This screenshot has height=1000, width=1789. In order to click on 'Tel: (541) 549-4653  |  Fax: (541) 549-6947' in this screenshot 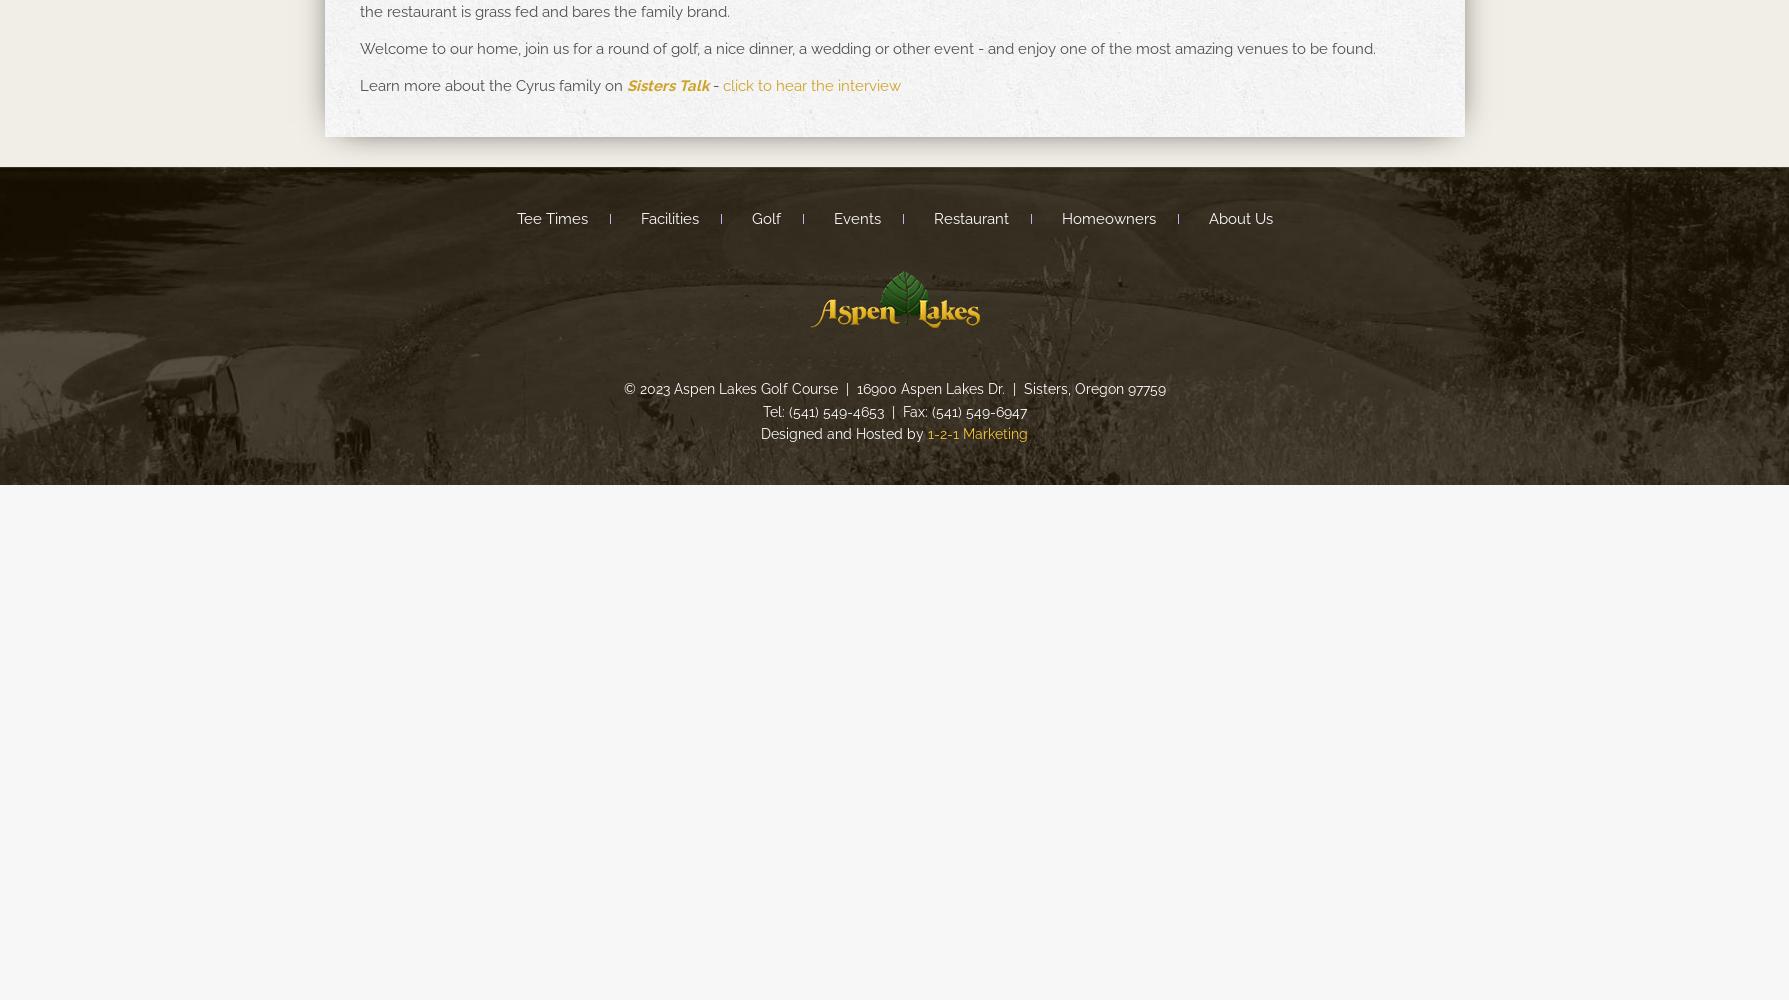, I will do `click(893, 412)`.